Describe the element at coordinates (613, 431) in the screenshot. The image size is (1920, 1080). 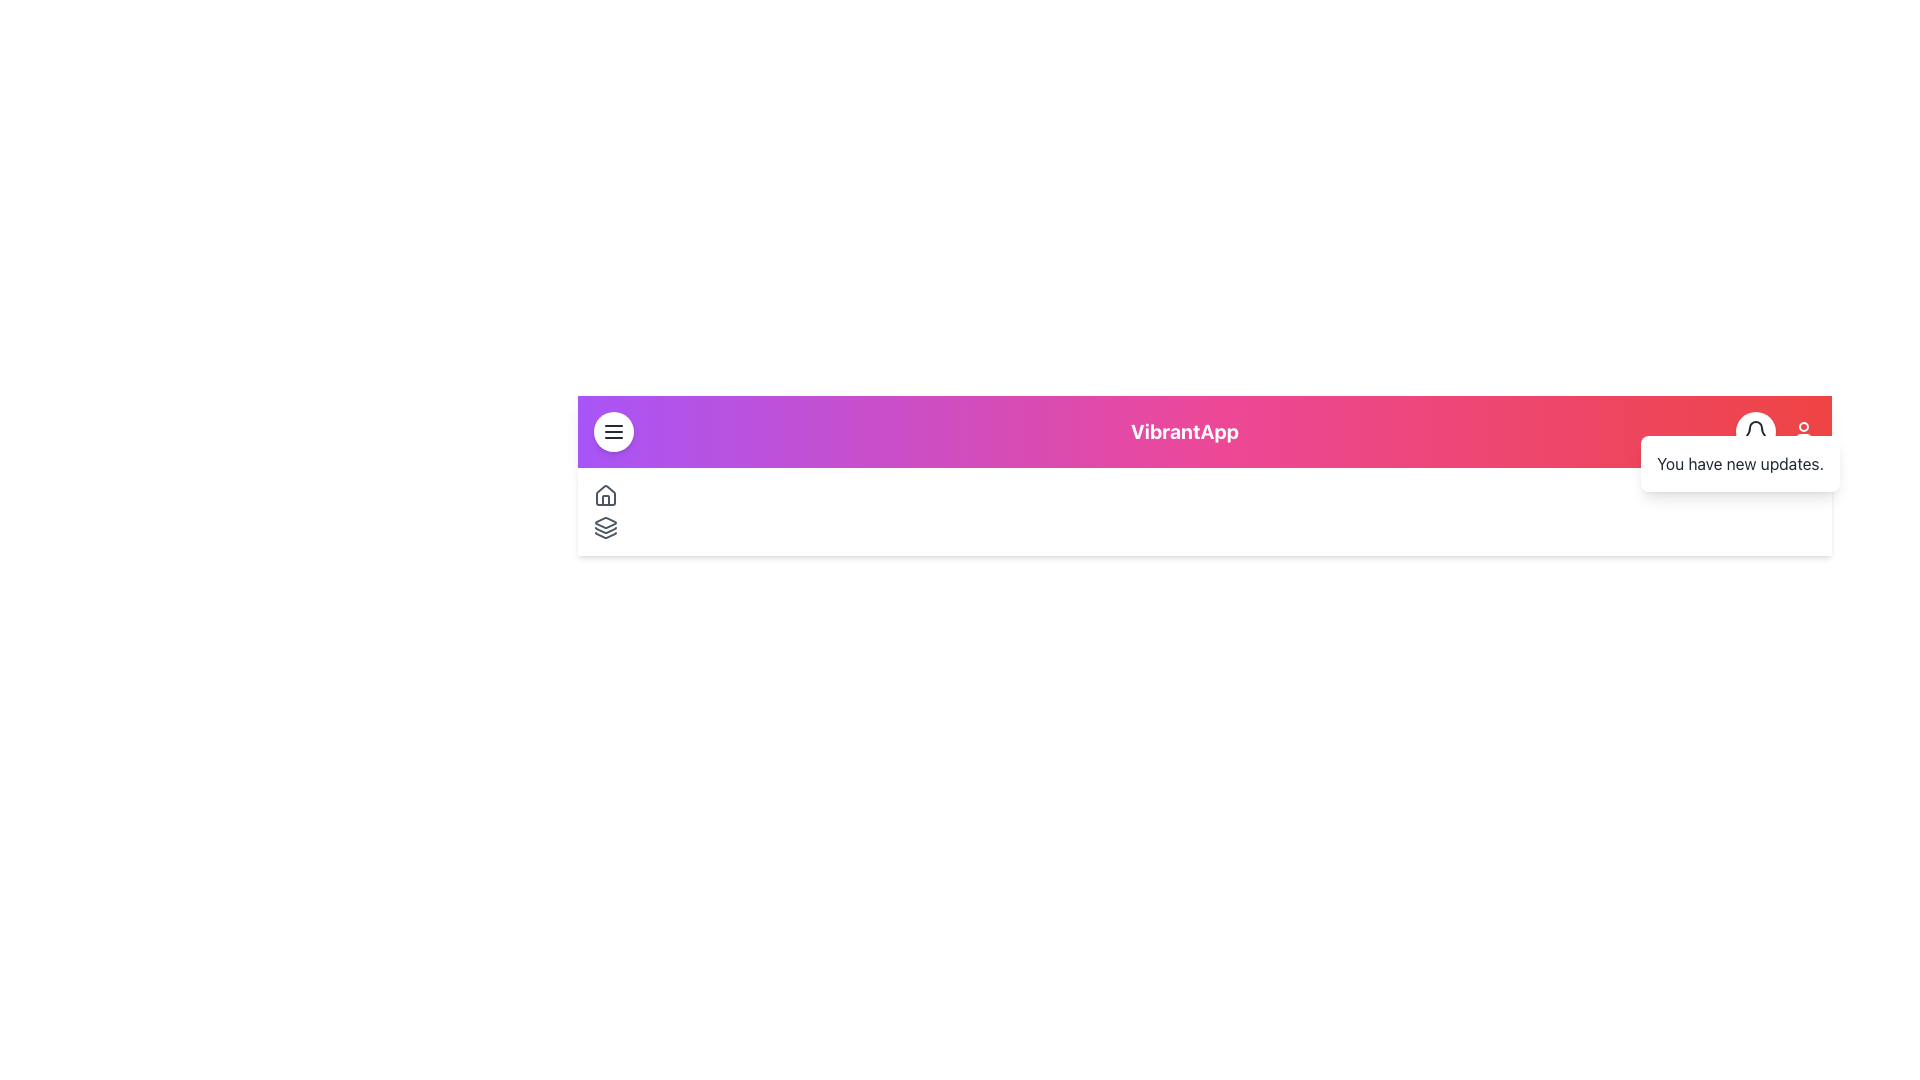
I see `the menu icon located in the top left corner of the vibrant header bar` at that location.